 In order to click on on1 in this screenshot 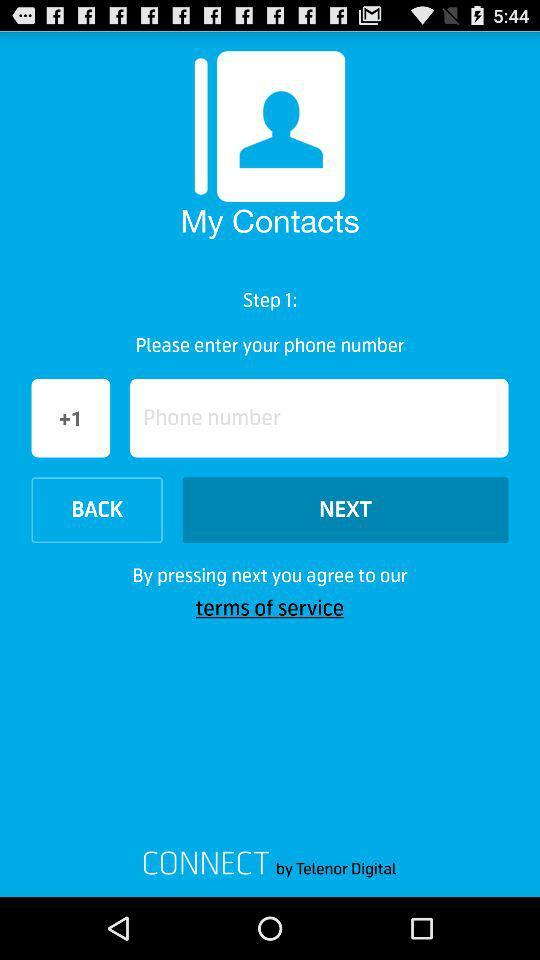, I will do `click(70, 417)`.